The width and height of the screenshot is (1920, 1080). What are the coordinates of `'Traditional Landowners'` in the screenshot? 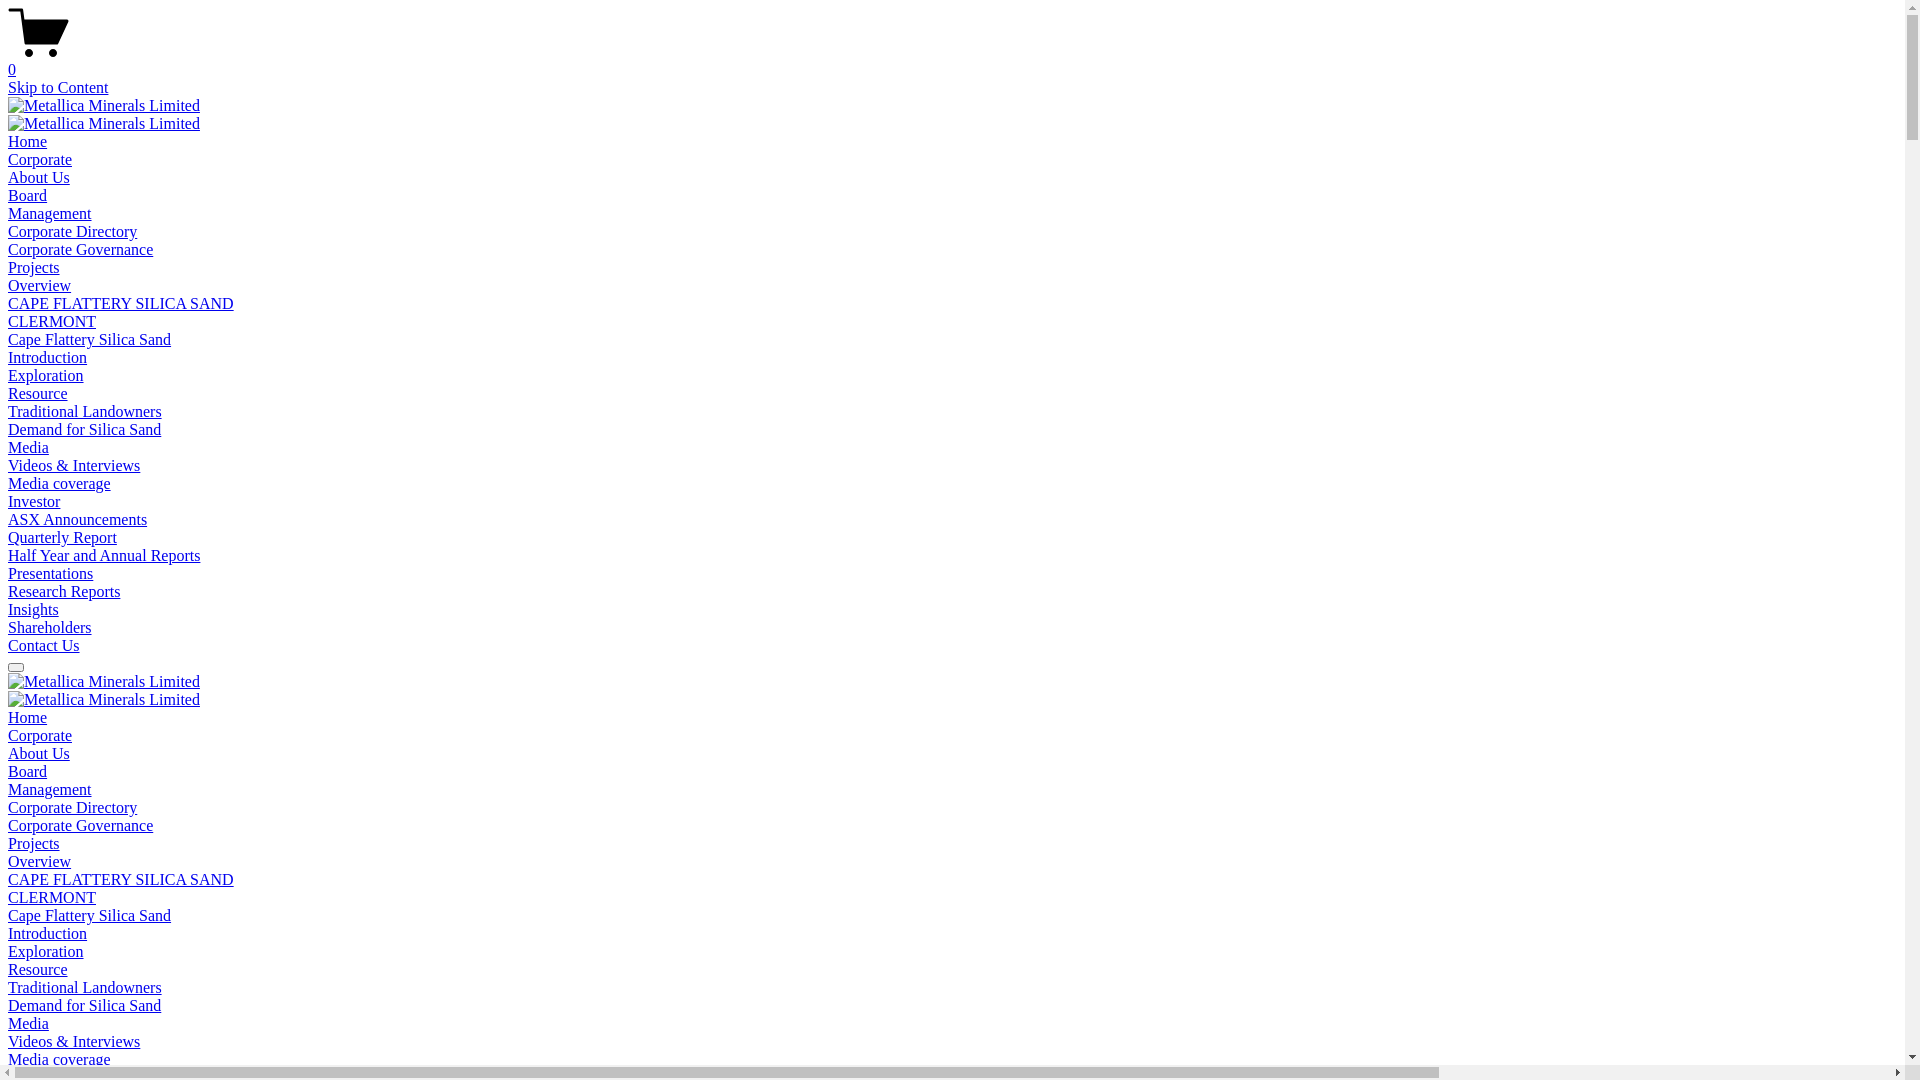 It's located at (84, 410).